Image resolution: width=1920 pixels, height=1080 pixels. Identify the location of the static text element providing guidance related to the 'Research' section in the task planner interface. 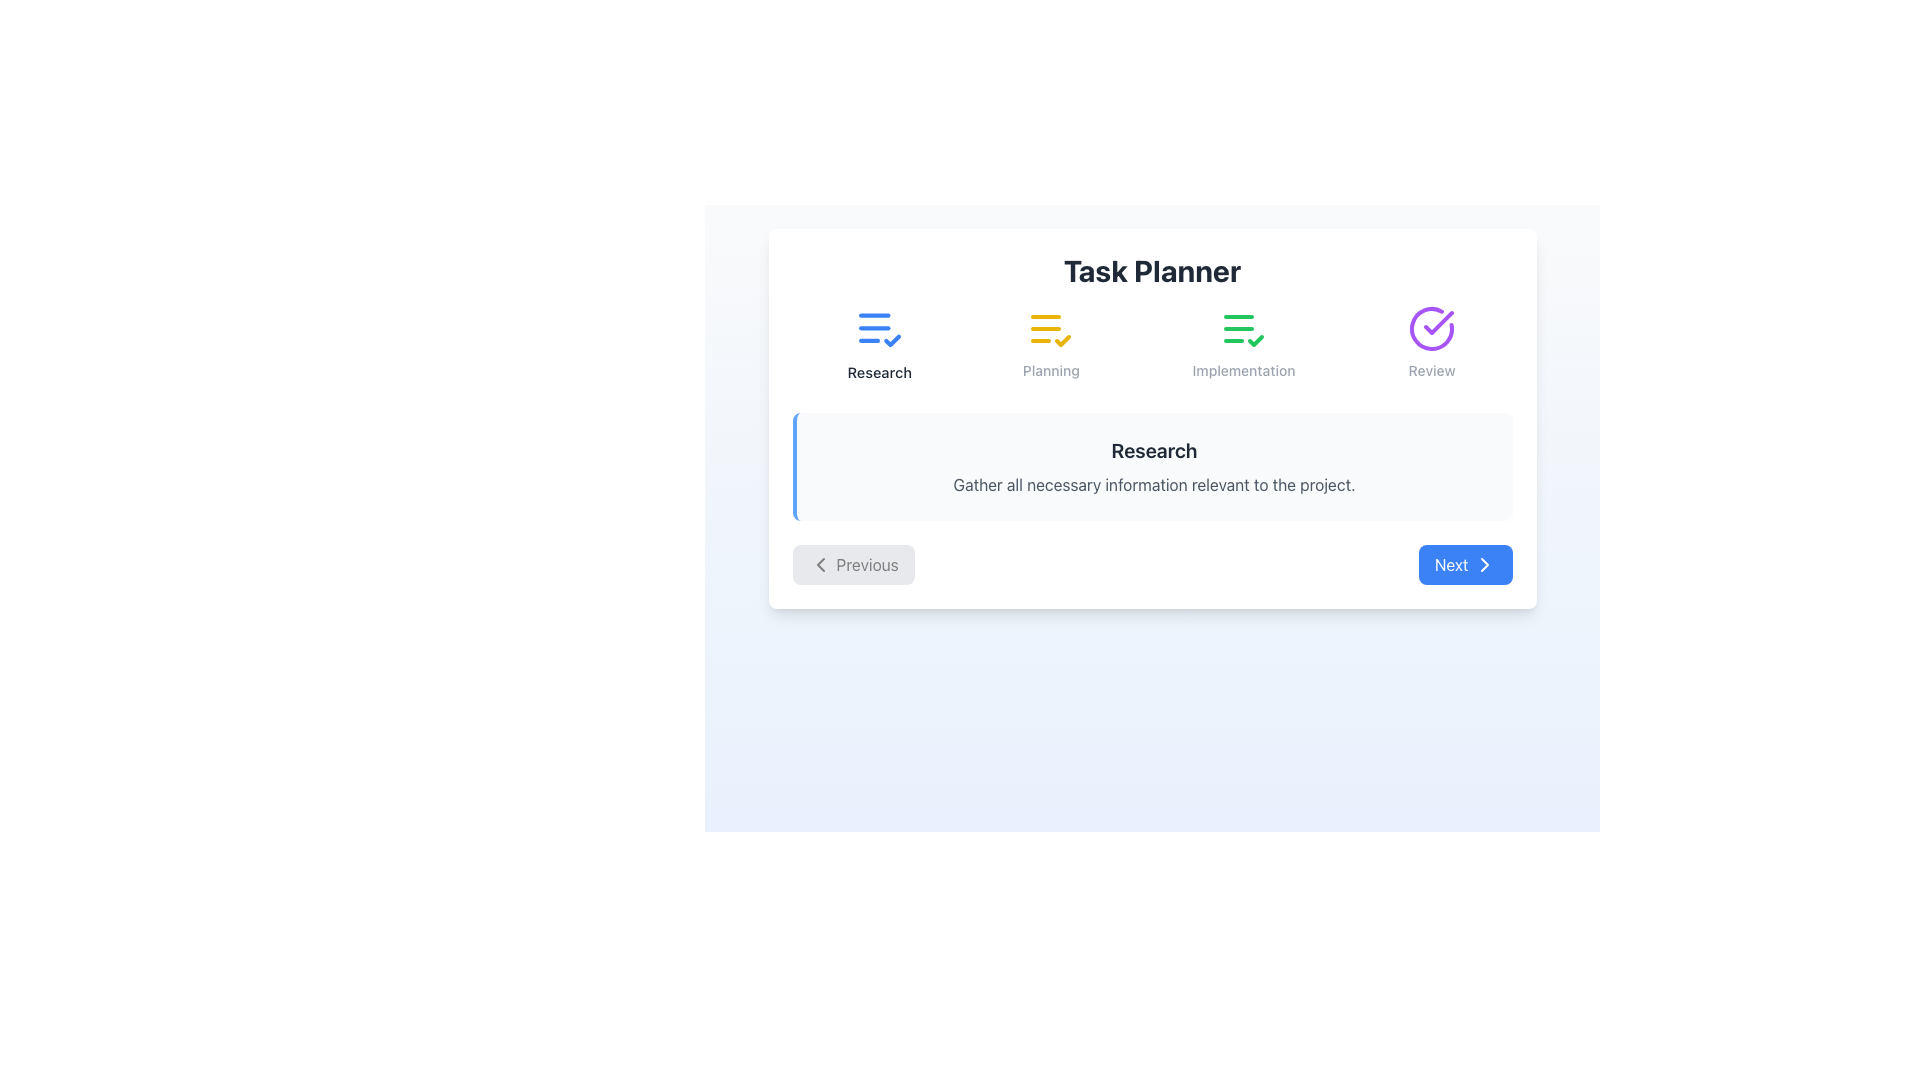
(1154, 485).